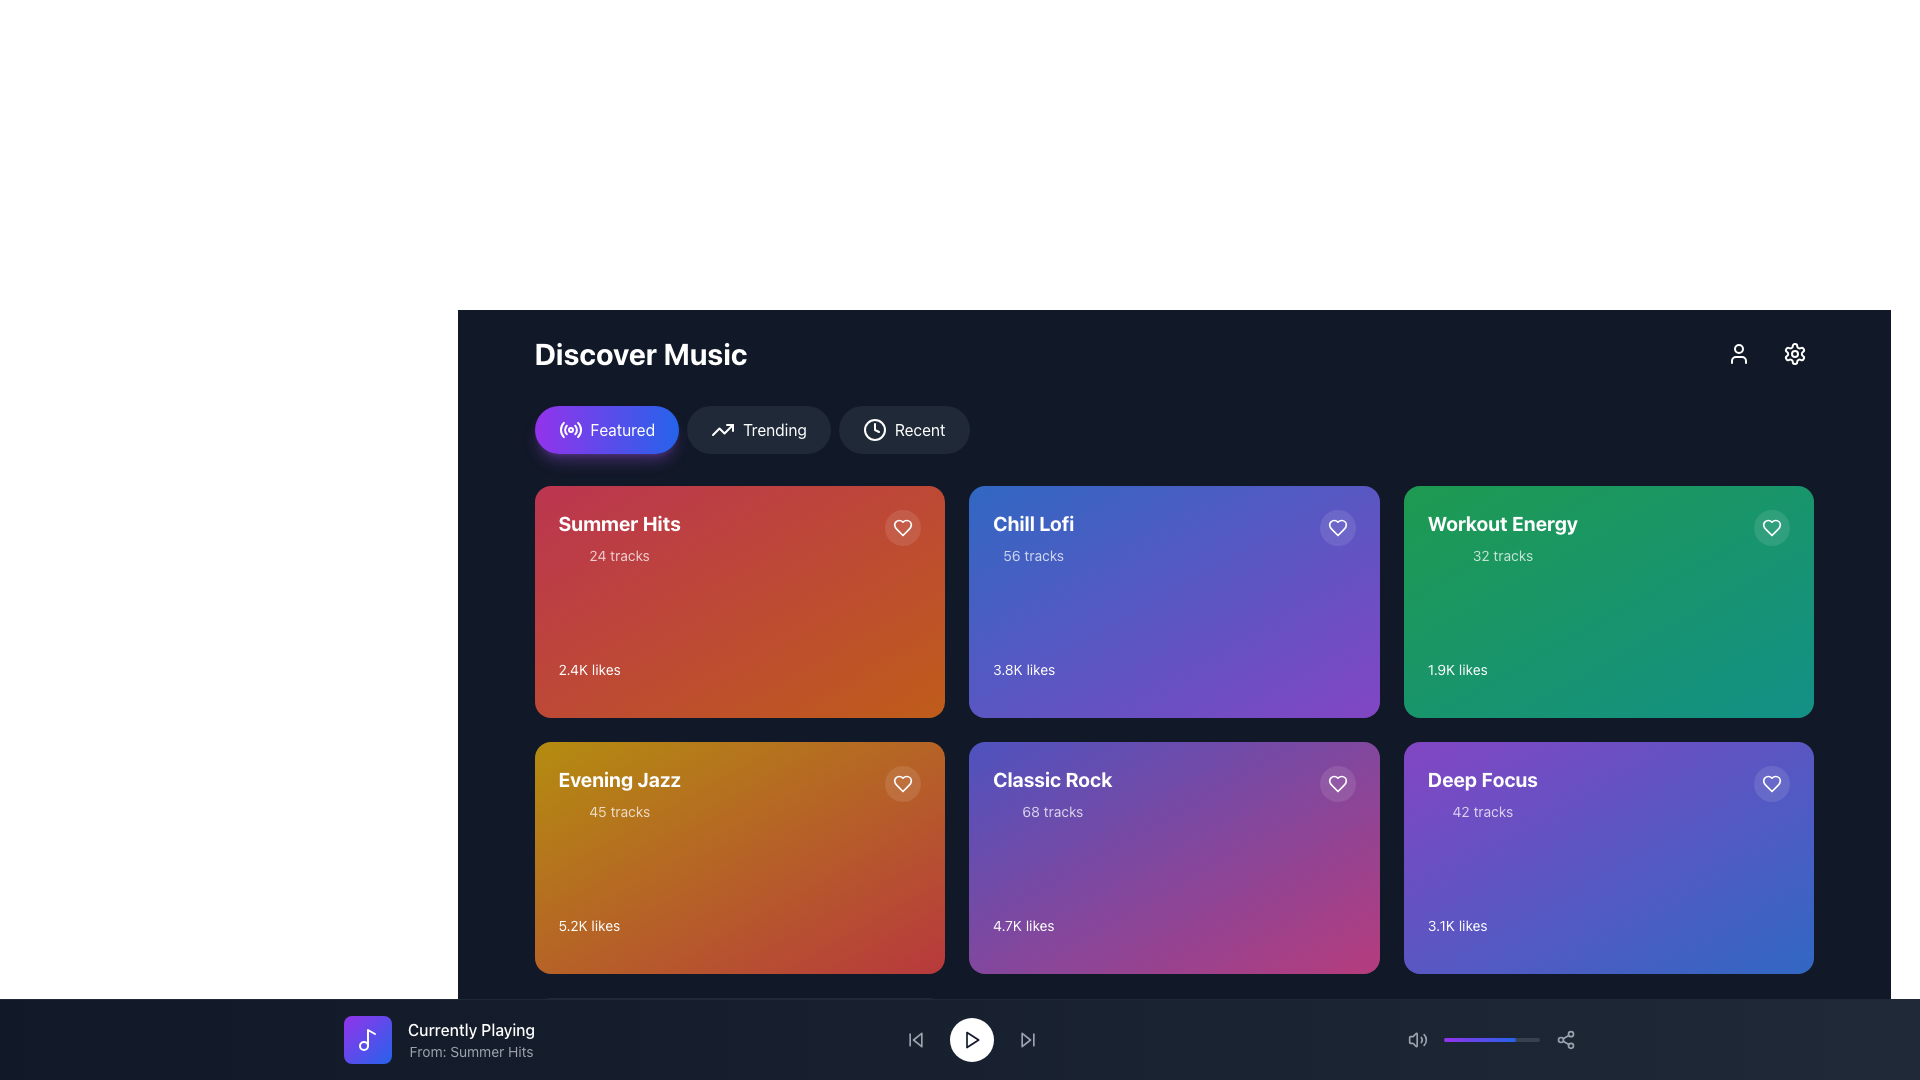 This screenshot has width=1920, height=1080. Describe the element at coordinates (722, 428) in the screenshot. I see `the leftmost component of the 'Trending' SVG icon in the top bar to trigger a tooltip or highlight` at that location.